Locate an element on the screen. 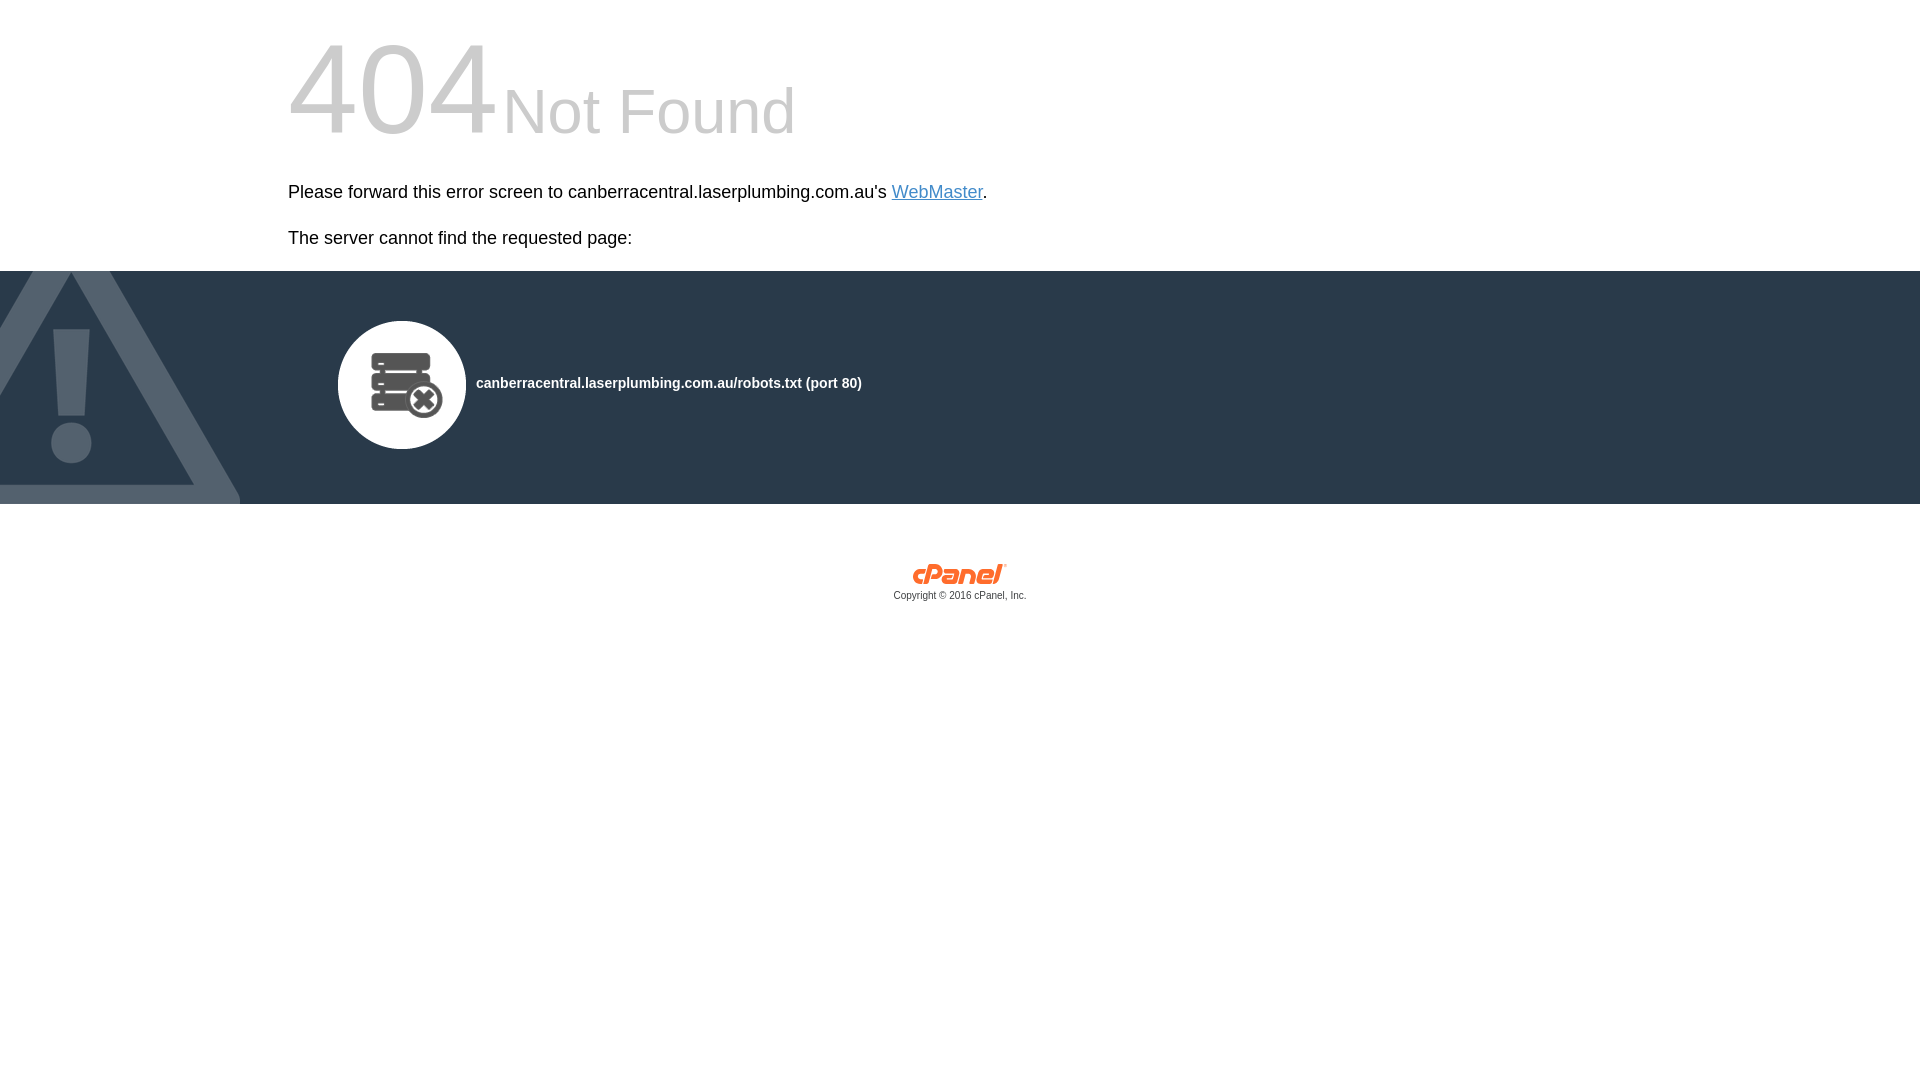 This screenshot has width=1920, height=1080. 'WebMaster' is located at coordinates (936, 192).